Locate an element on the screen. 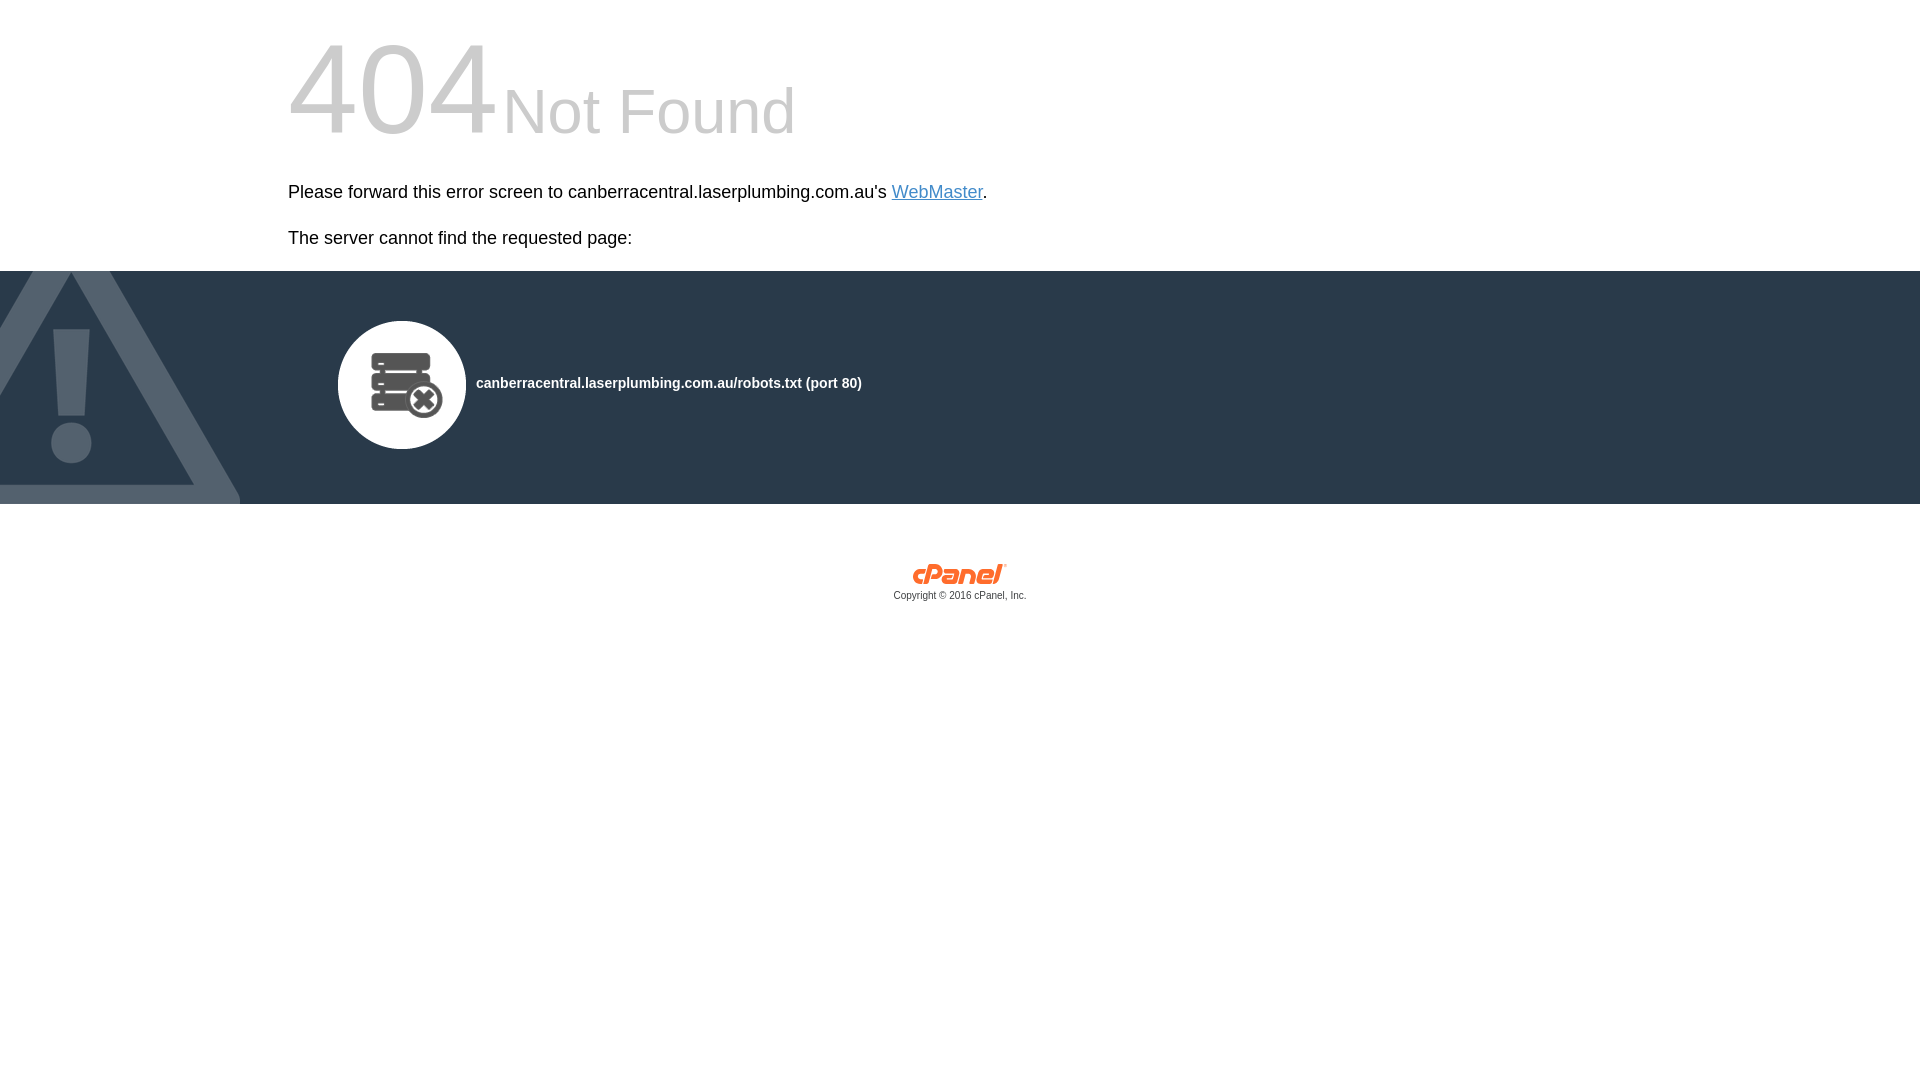 This screenshot has width=1920, height=1080. 'WebMaster' is located at coordinates (936, 192).